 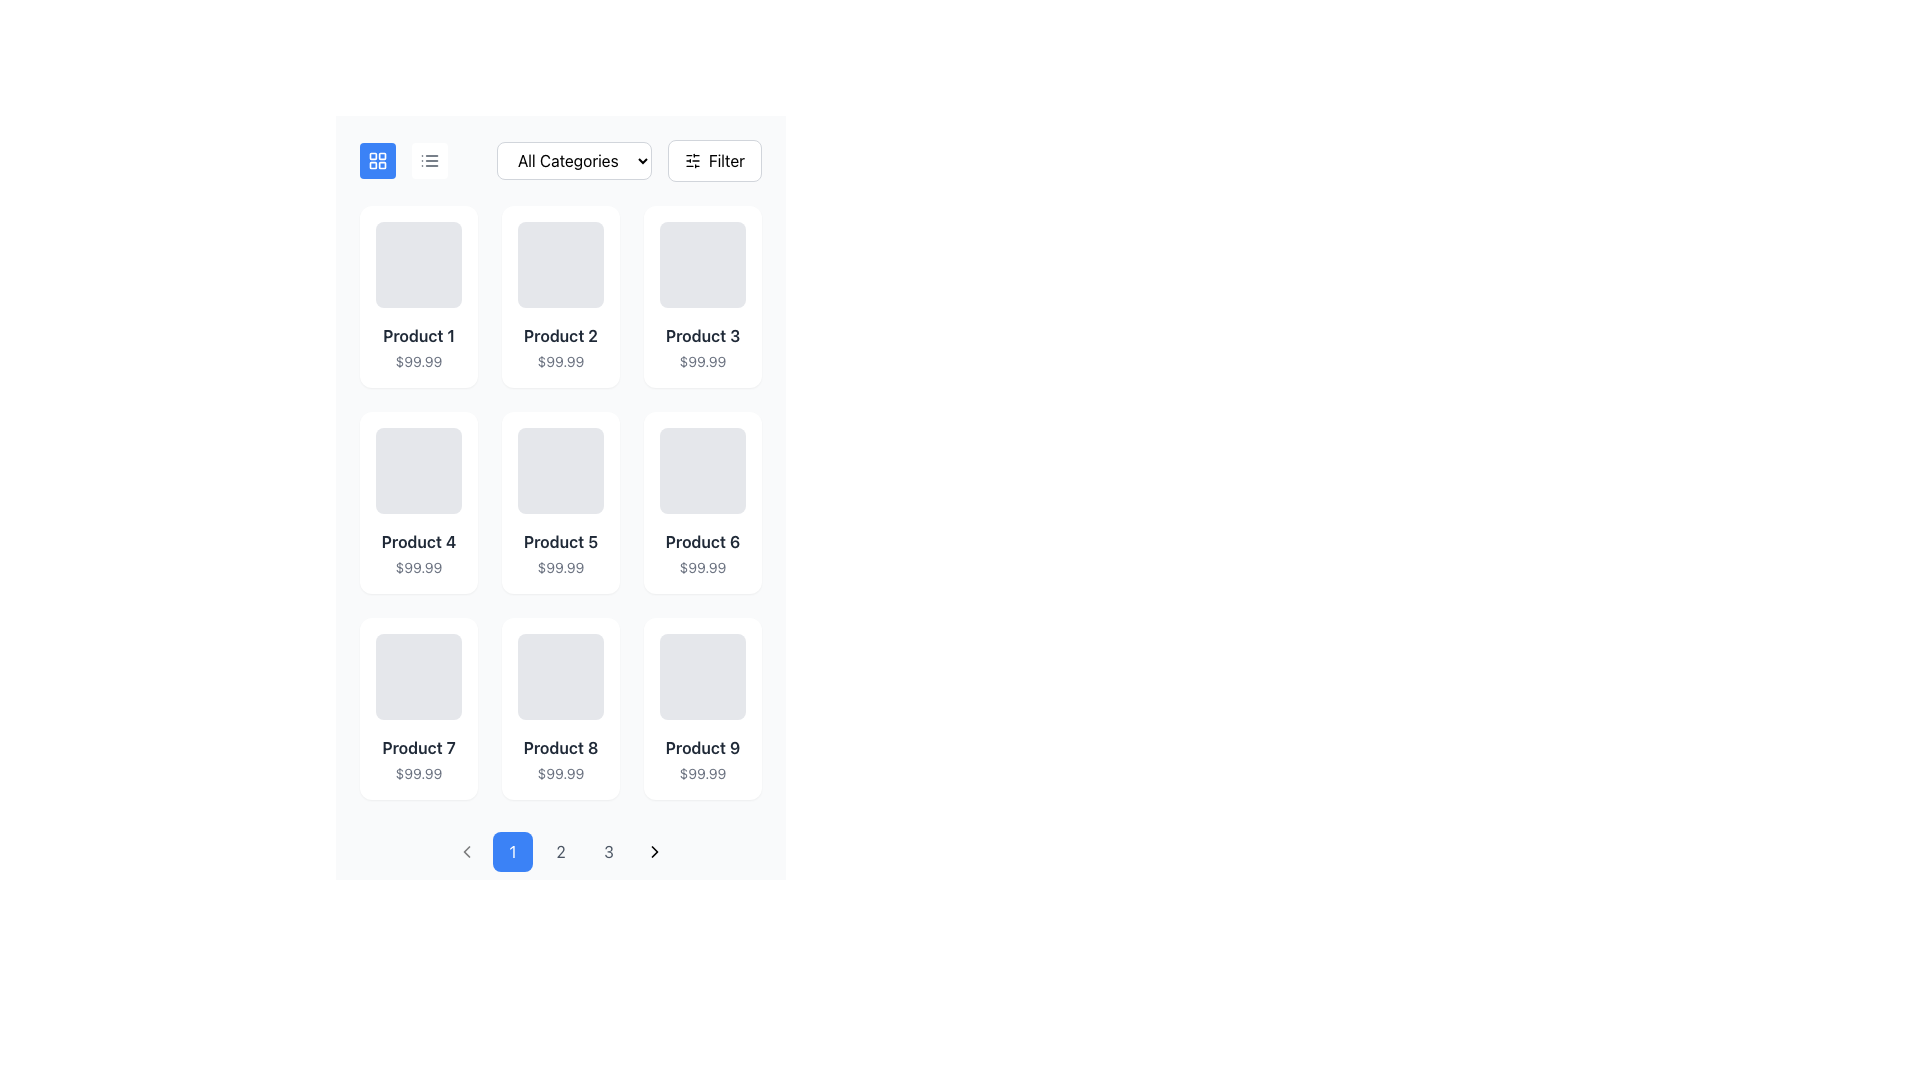 What do you see at coordinates (465, 852) in the screenshot?
I see `the gray chevron-left icon located at the bottom left section of the interface` at bounding box center [465, 852].